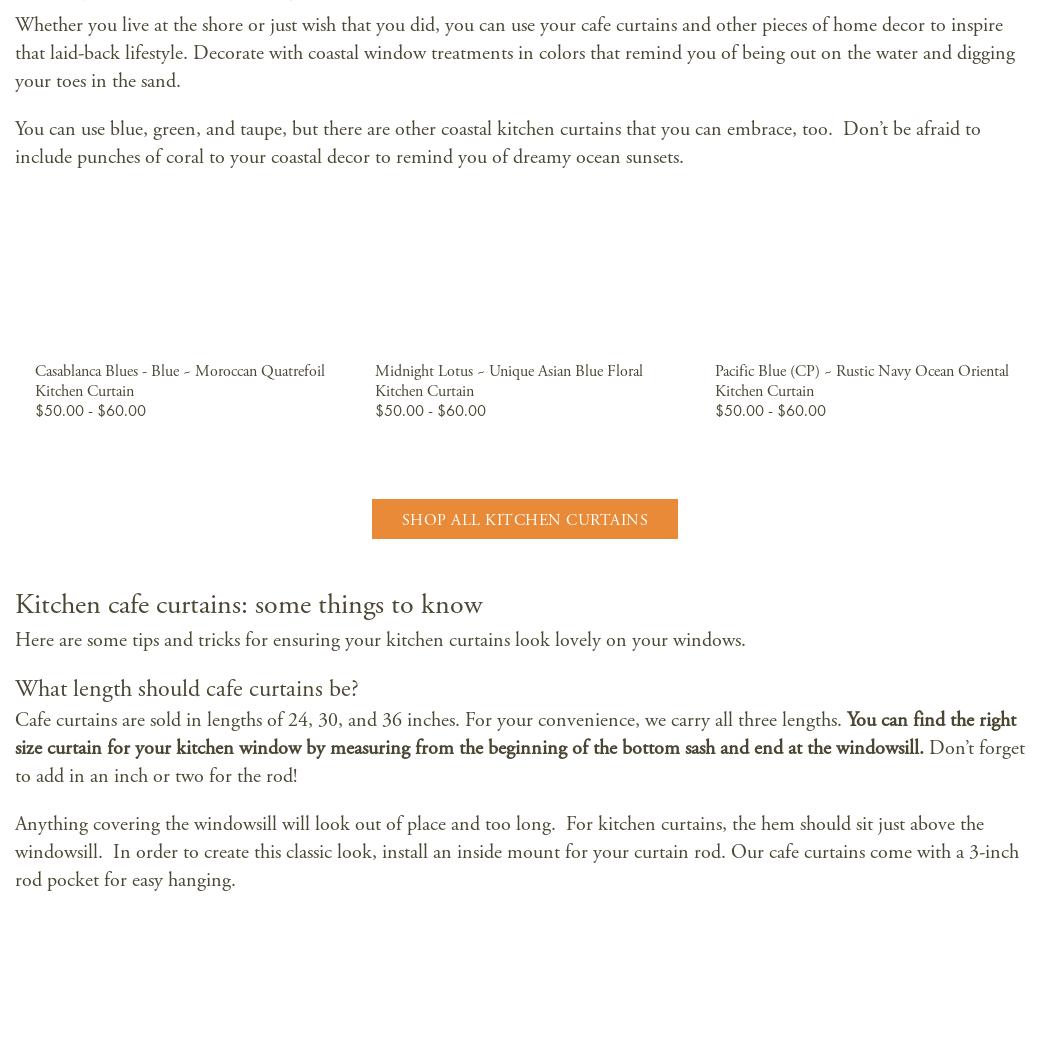 This screenshot has height=1058, width=1050. I want to click on 'Midnight Lotus ~ Unique Asian Blue Floral Kitchen Curtain', so click(506, 380).